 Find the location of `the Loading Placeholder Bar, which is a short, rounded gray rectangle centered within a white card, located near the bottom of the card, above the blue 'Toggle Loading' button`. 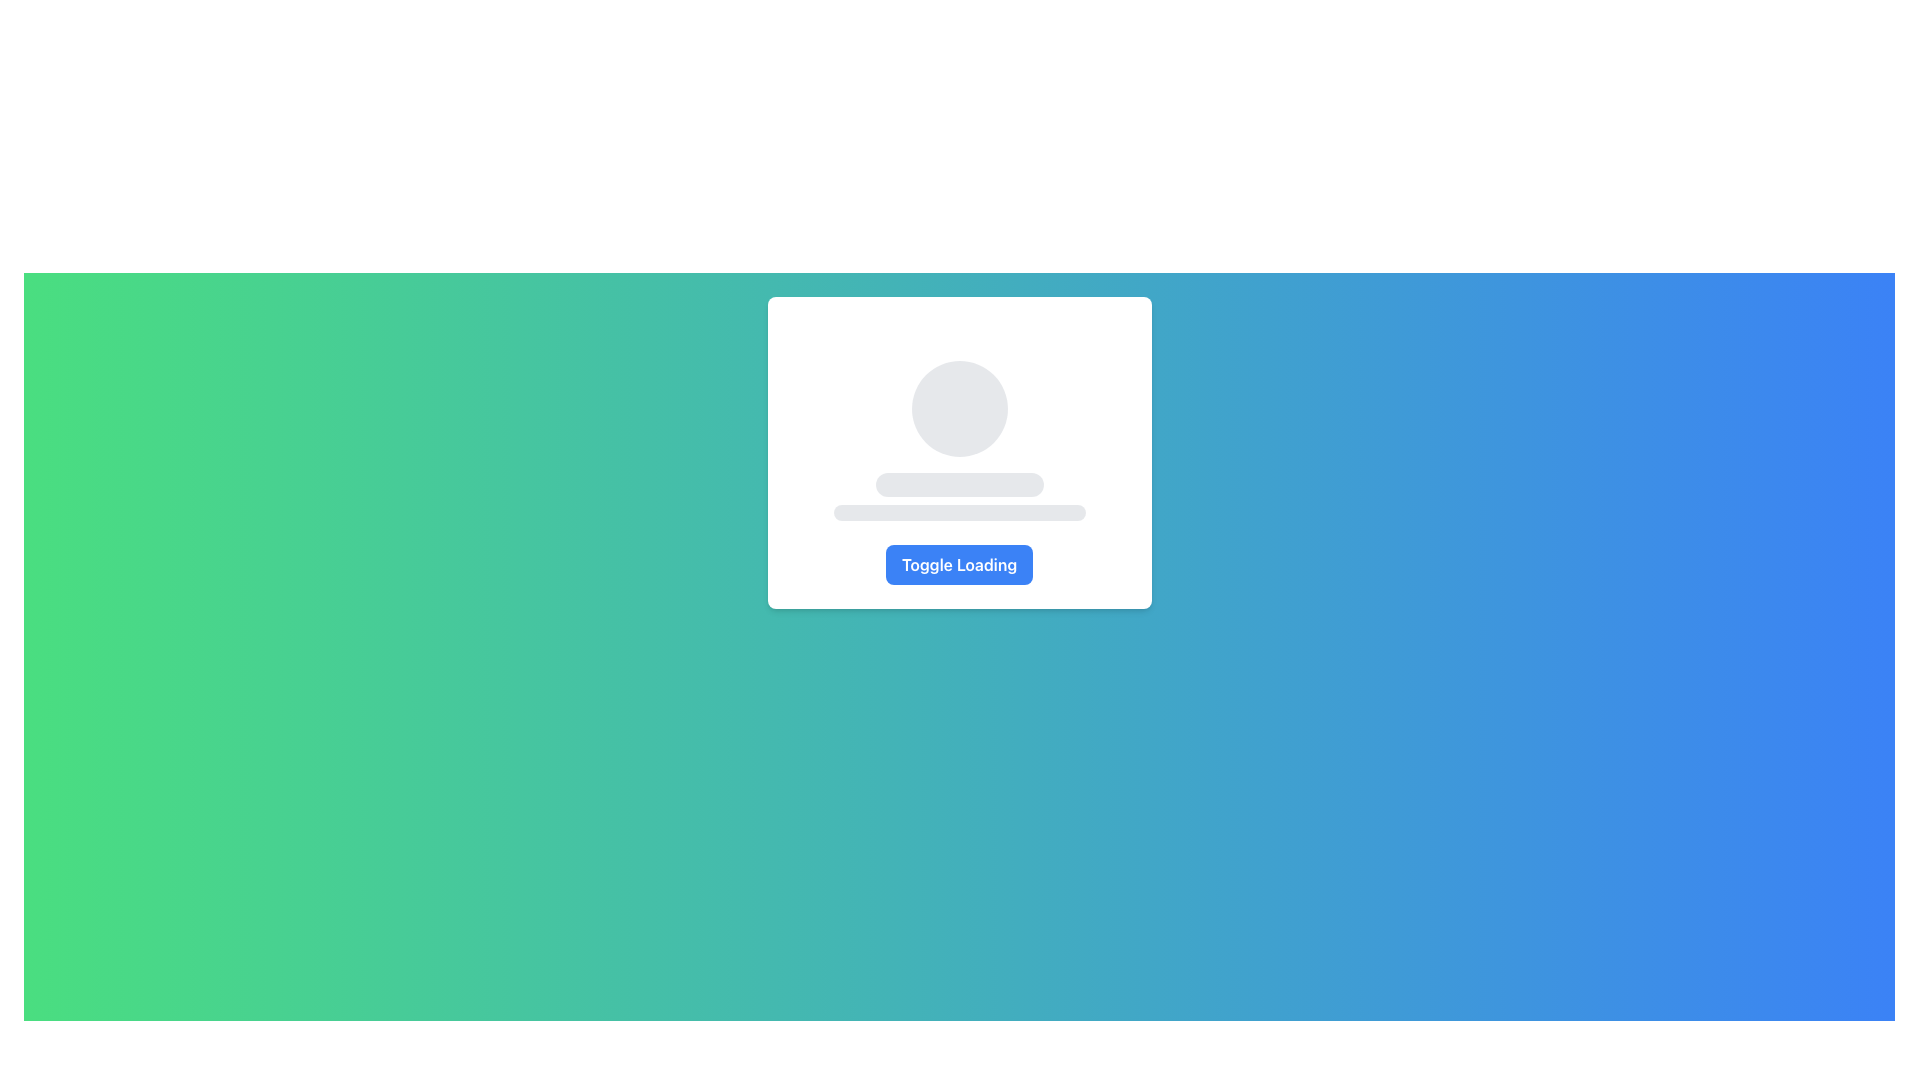

the Loading Placeholder Bar, which is a short, rounded gray rectangle centered within a white card, located near the bottom of the card, above the blue 'Toggle Loading' button is located at coordinates (958, 512).